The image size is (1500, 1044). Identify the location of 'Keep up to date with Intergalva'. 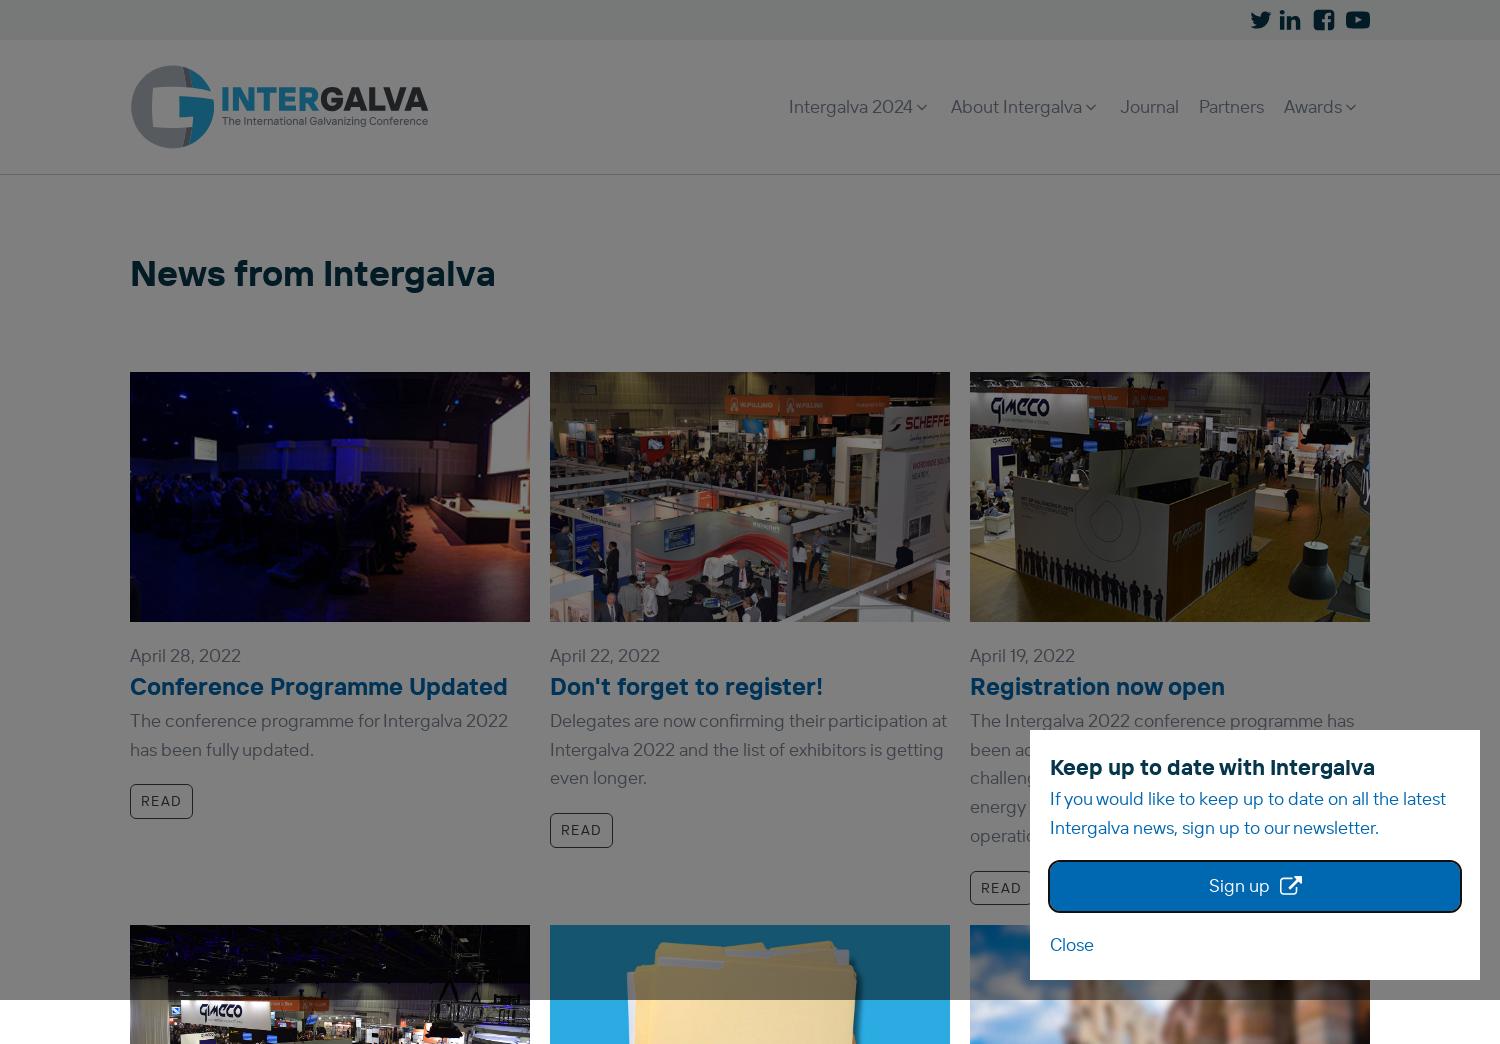
(1211, 765).